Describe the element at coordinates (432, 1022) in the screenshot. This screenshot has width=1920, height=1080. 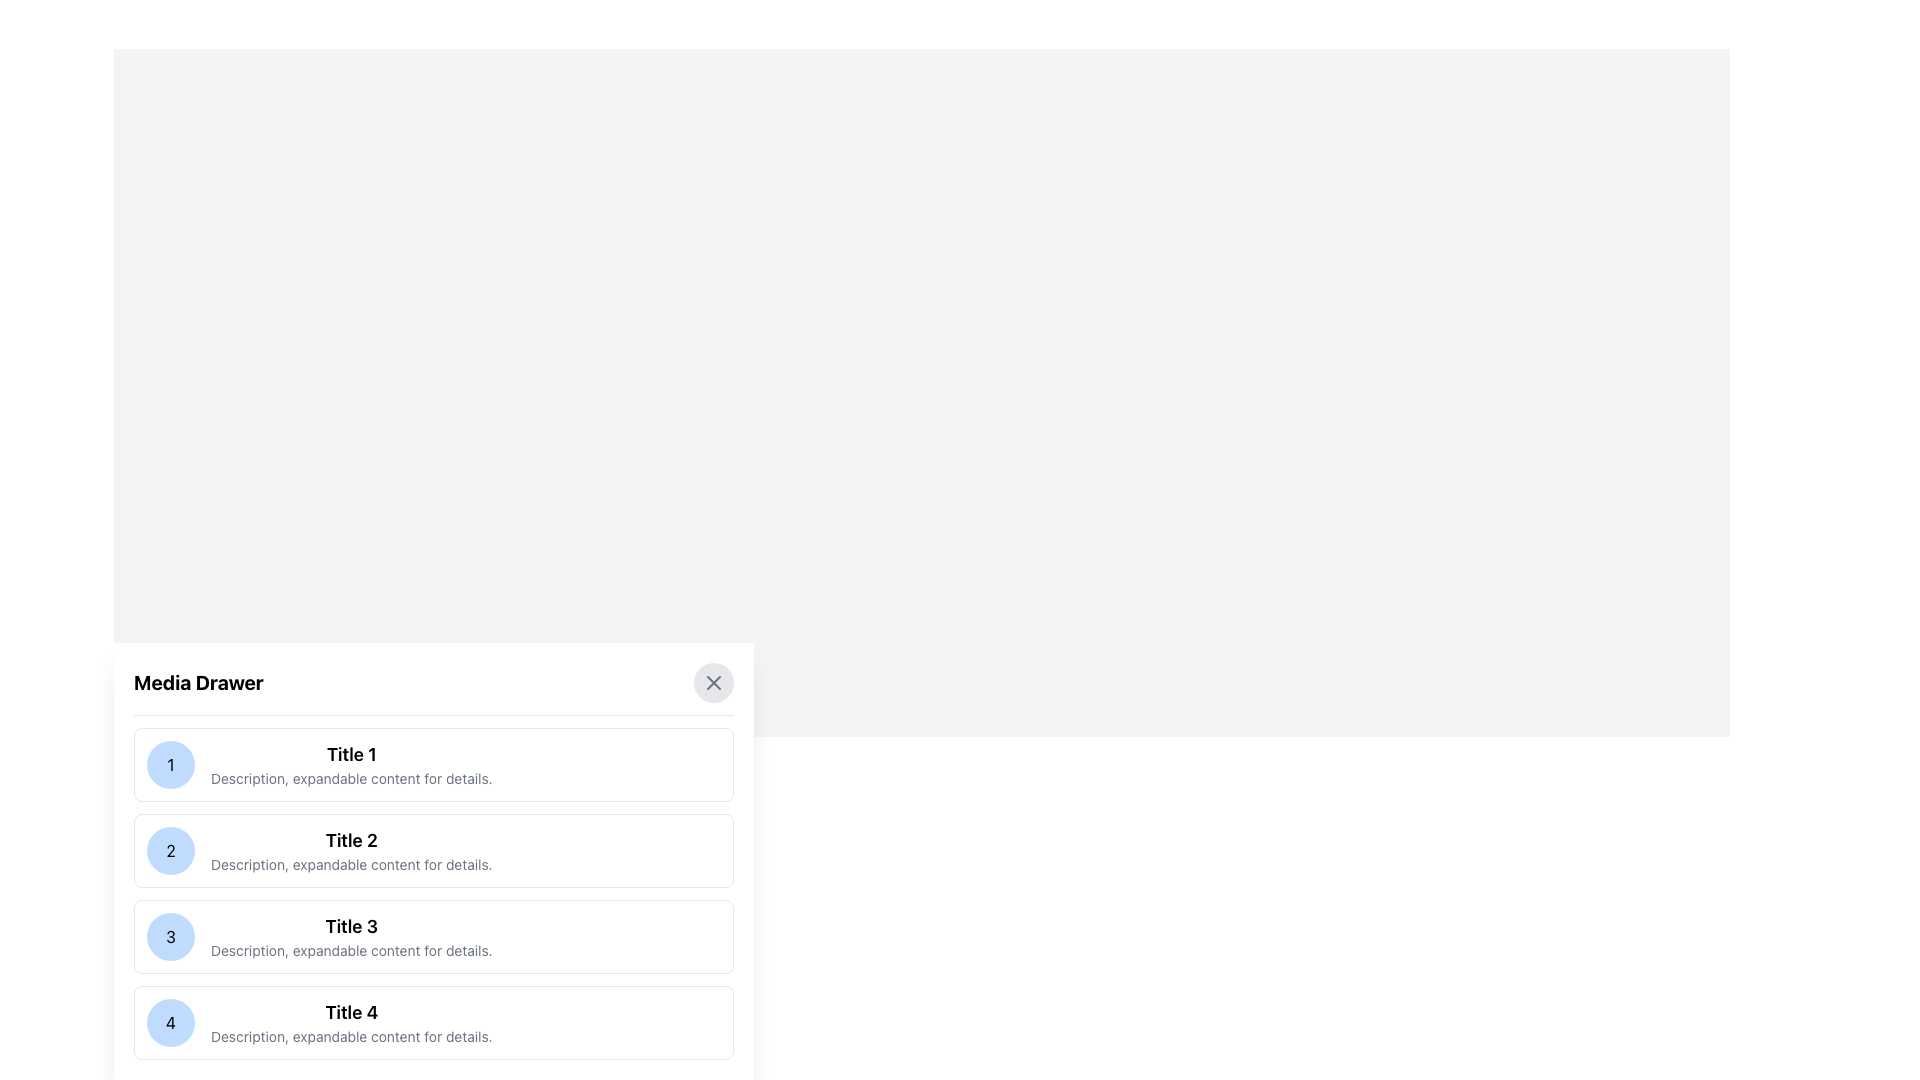
I see `the fourth card in the vertically stacked list that has a white background, rounded corners, a numeric badge with the number '4' in a blue circle, a bolded title 'Title 4', and a description text below it` at that location.